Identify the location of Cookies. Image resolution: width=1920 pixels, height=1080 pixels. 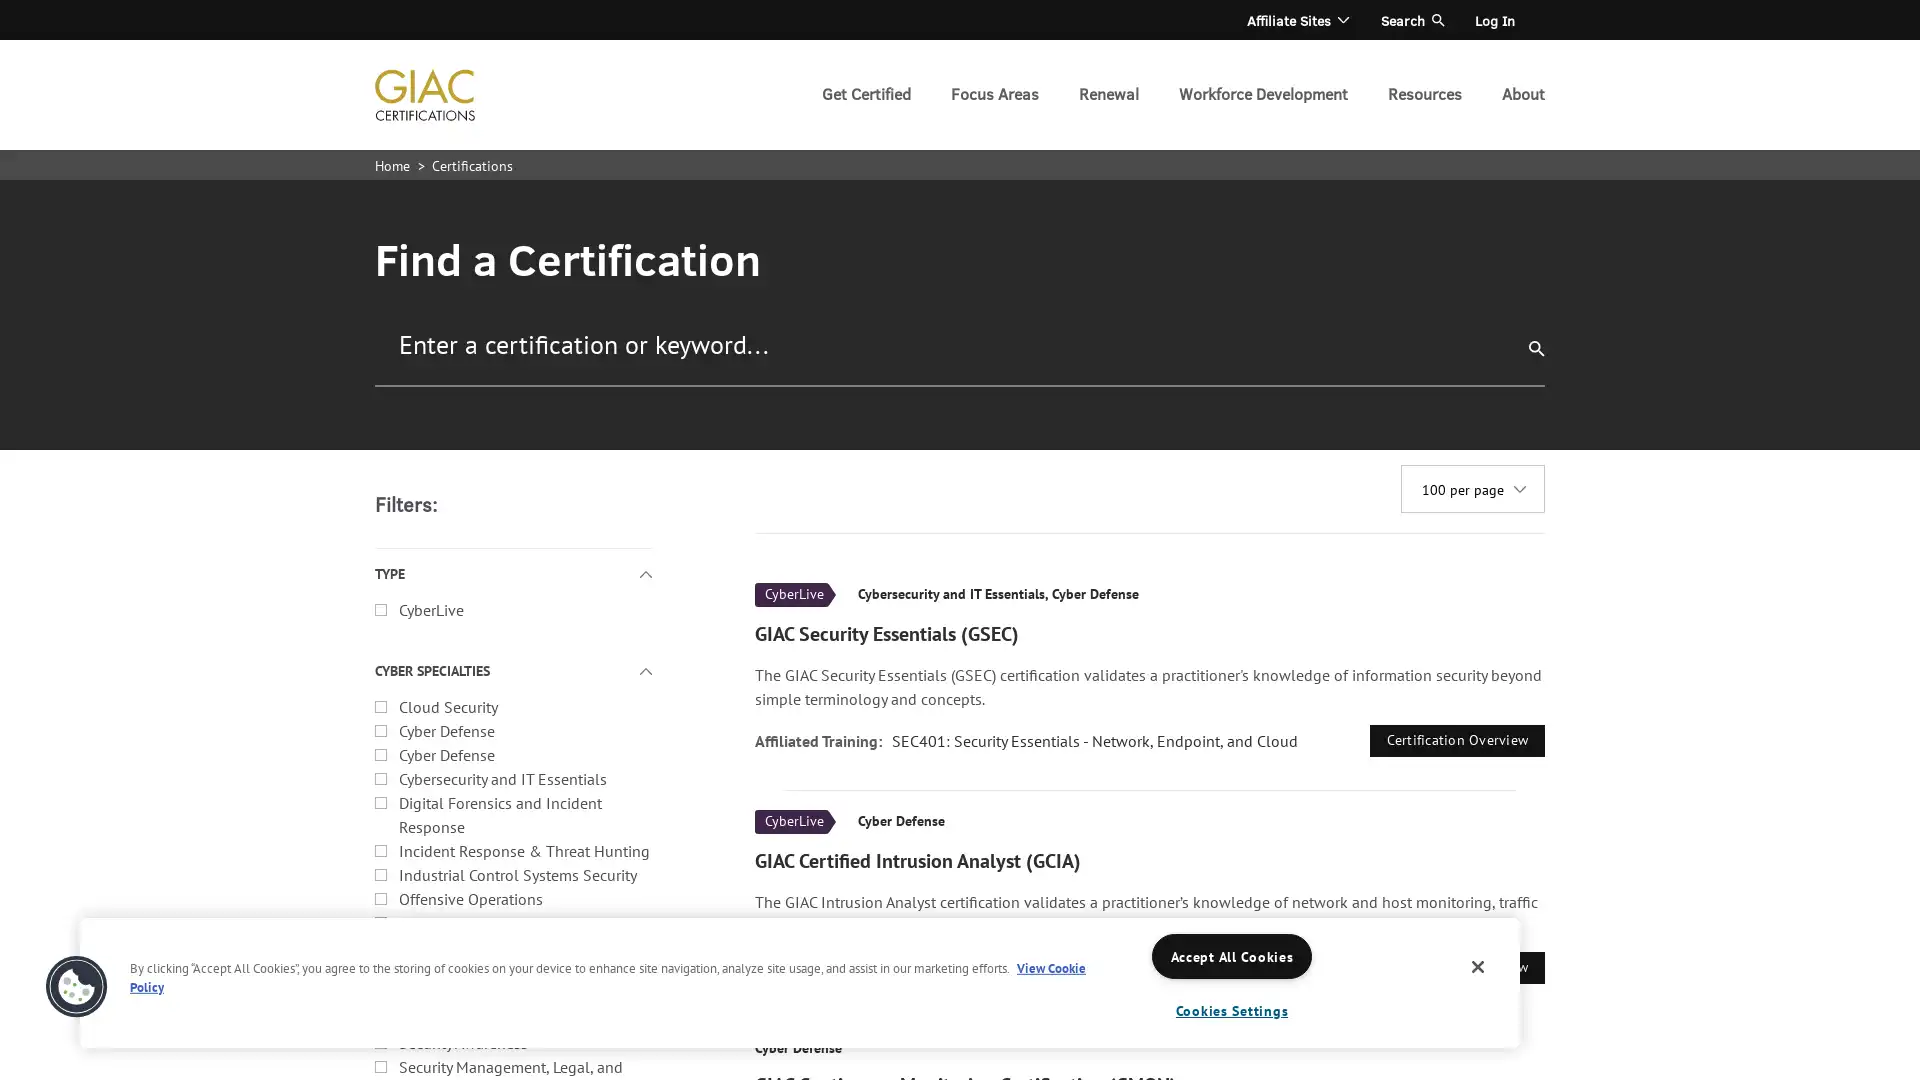
(76, 986).